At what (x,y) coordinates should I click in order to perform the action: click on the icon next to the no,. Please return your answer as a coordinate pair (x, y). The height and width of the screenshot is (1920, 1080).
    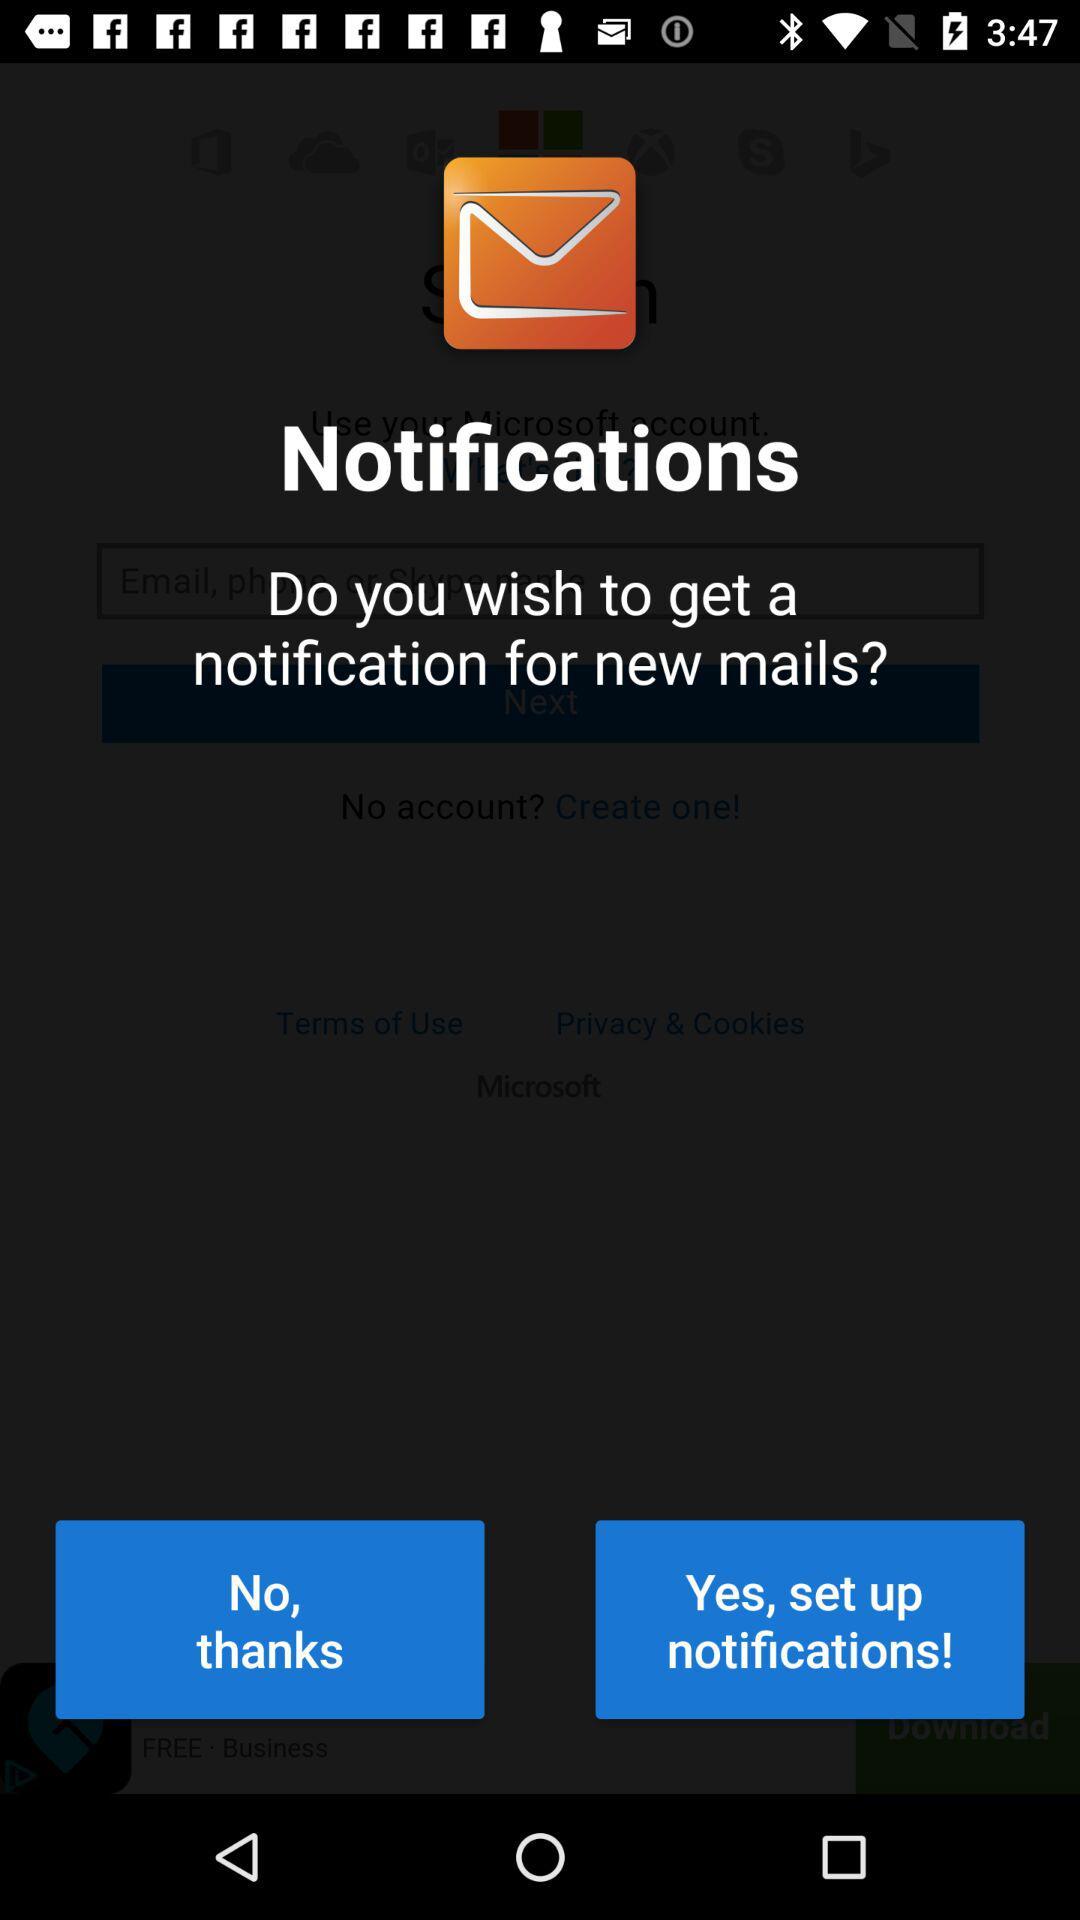
    Looking at the image, I should click on (810, 1619).